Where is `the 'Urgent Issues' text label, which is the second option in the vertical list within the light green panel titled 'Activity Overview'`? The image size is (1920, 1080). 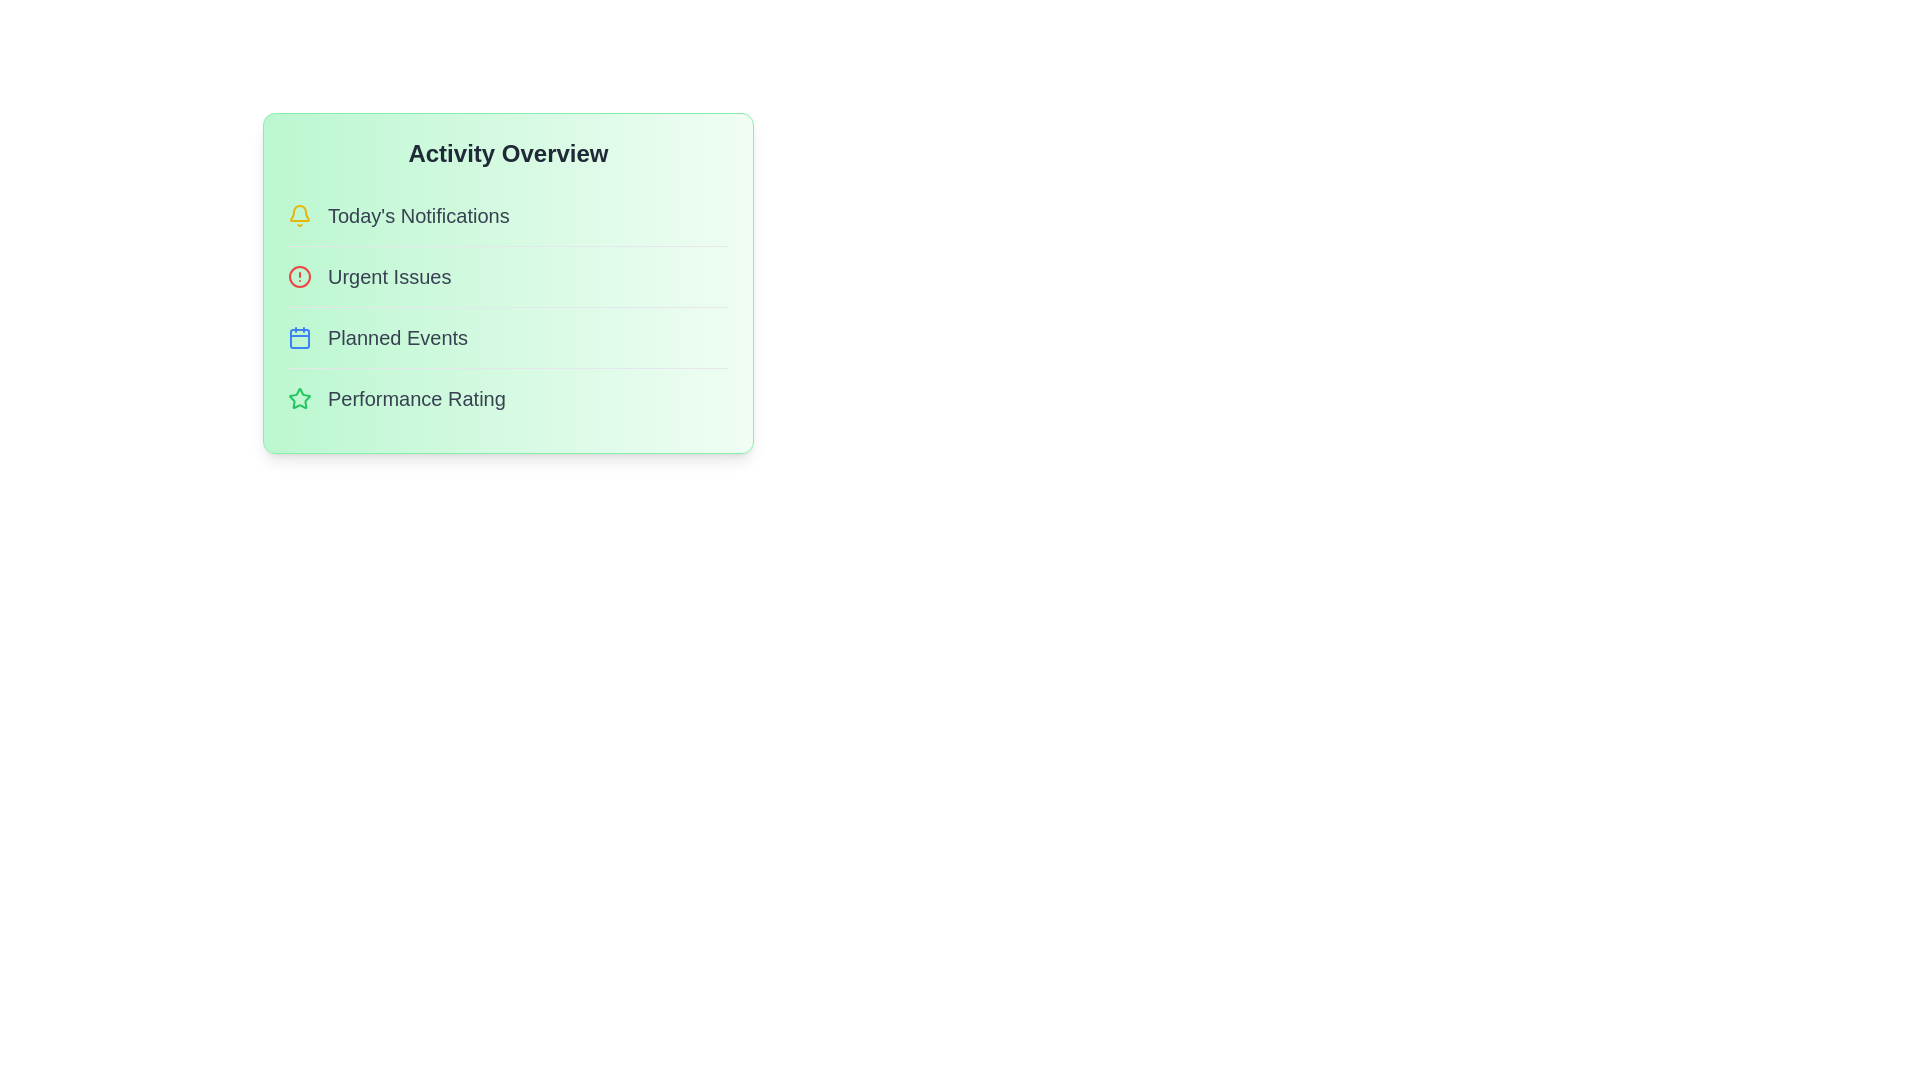
the 'Urgent Issues' text label, which is the second option in the vertical list within the light green panel titled 'Activity Overview' is located at coordinates (389, 277).